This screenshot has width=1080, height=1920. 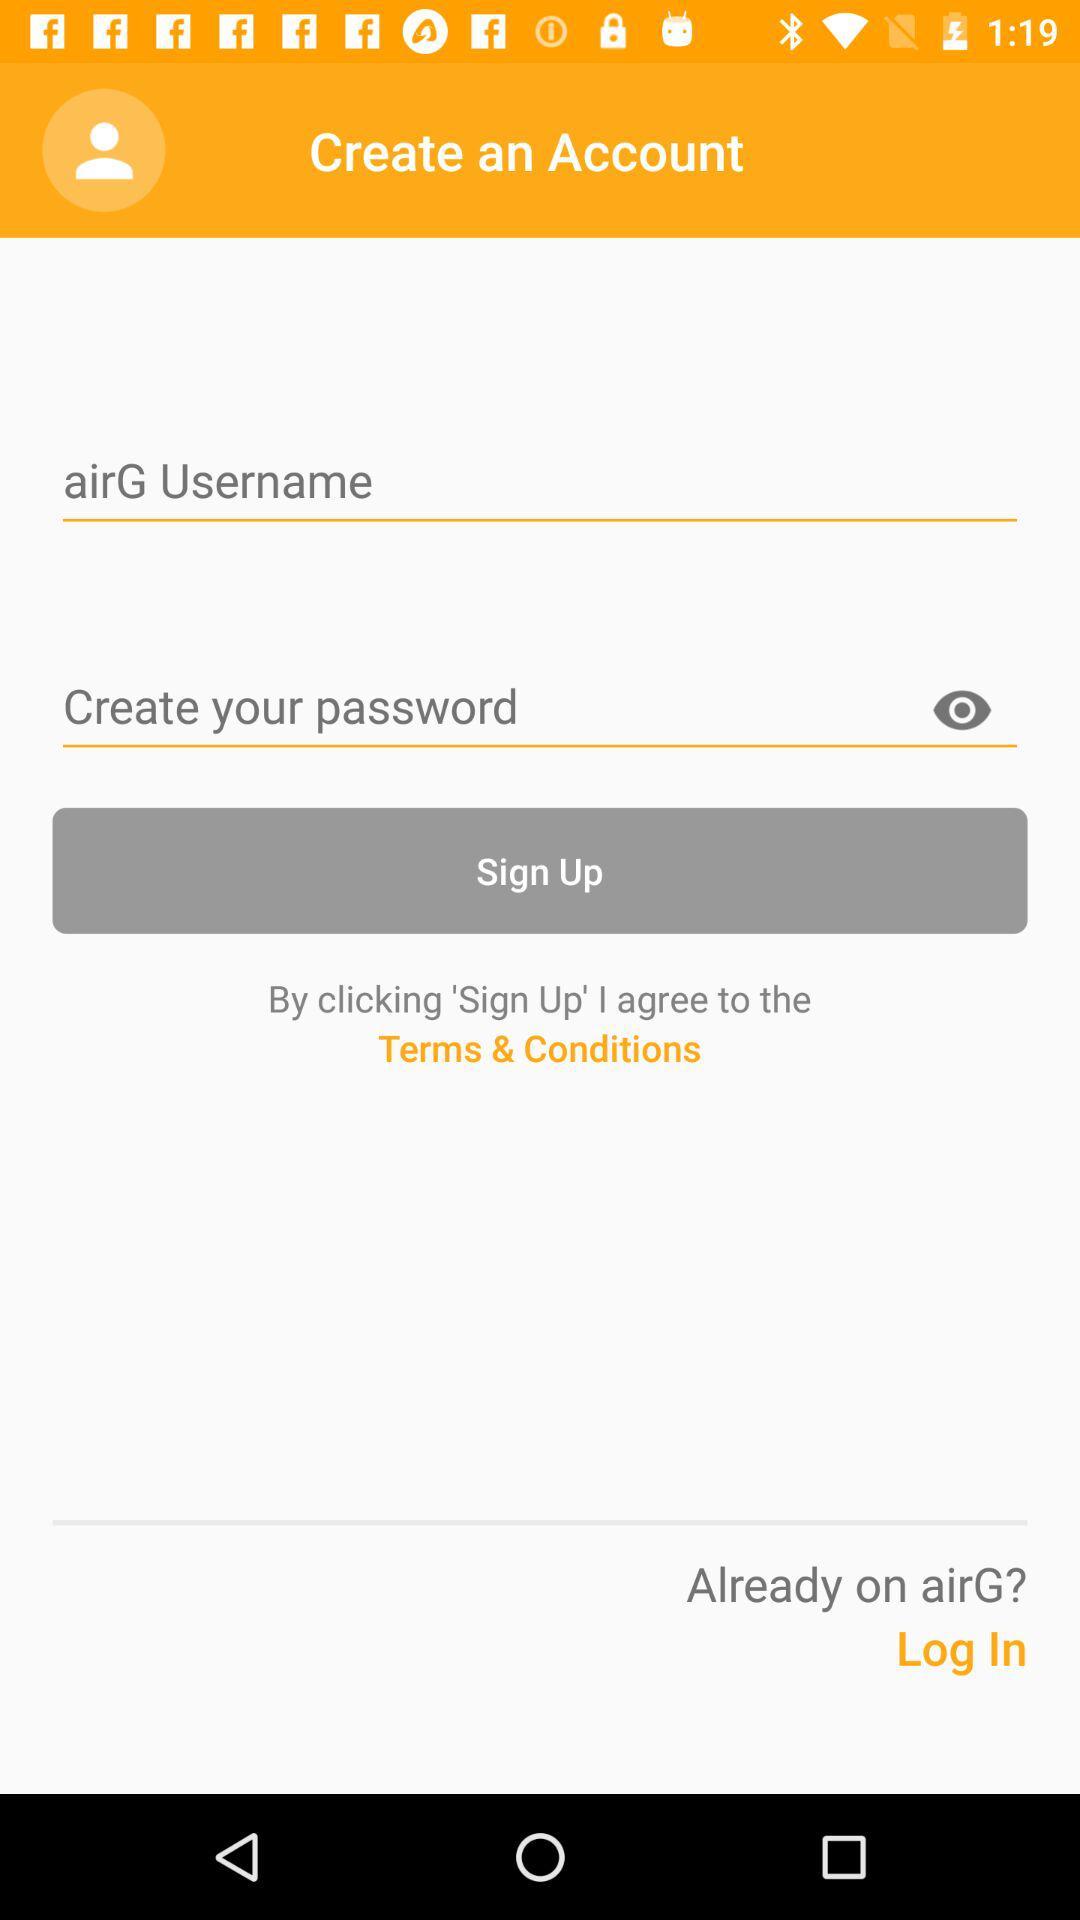 I want to click on the log in item, so click(x=911, y=1678).